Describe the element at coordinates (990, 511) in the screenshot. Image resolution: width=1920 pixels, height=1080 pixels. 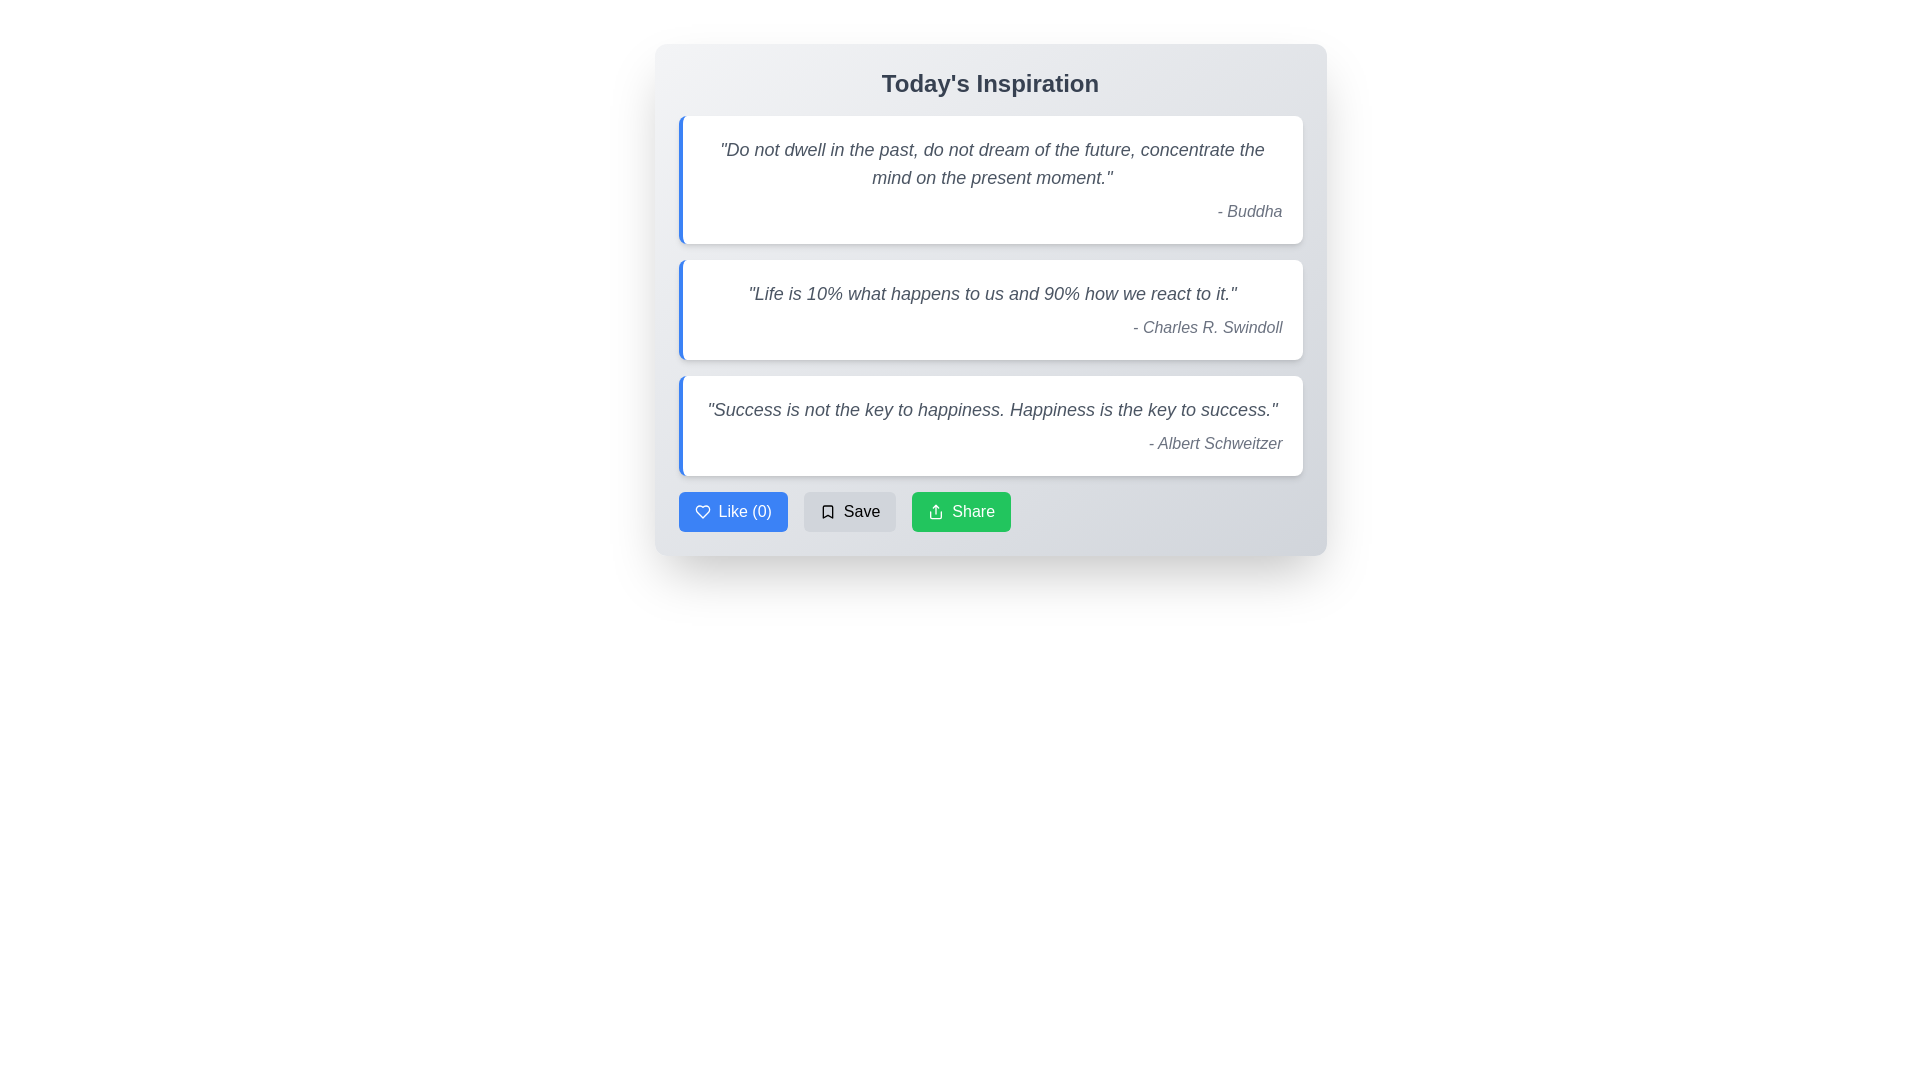
I see `the green 'Share' button with white text and a share icon to observe interactive effects` at that location.